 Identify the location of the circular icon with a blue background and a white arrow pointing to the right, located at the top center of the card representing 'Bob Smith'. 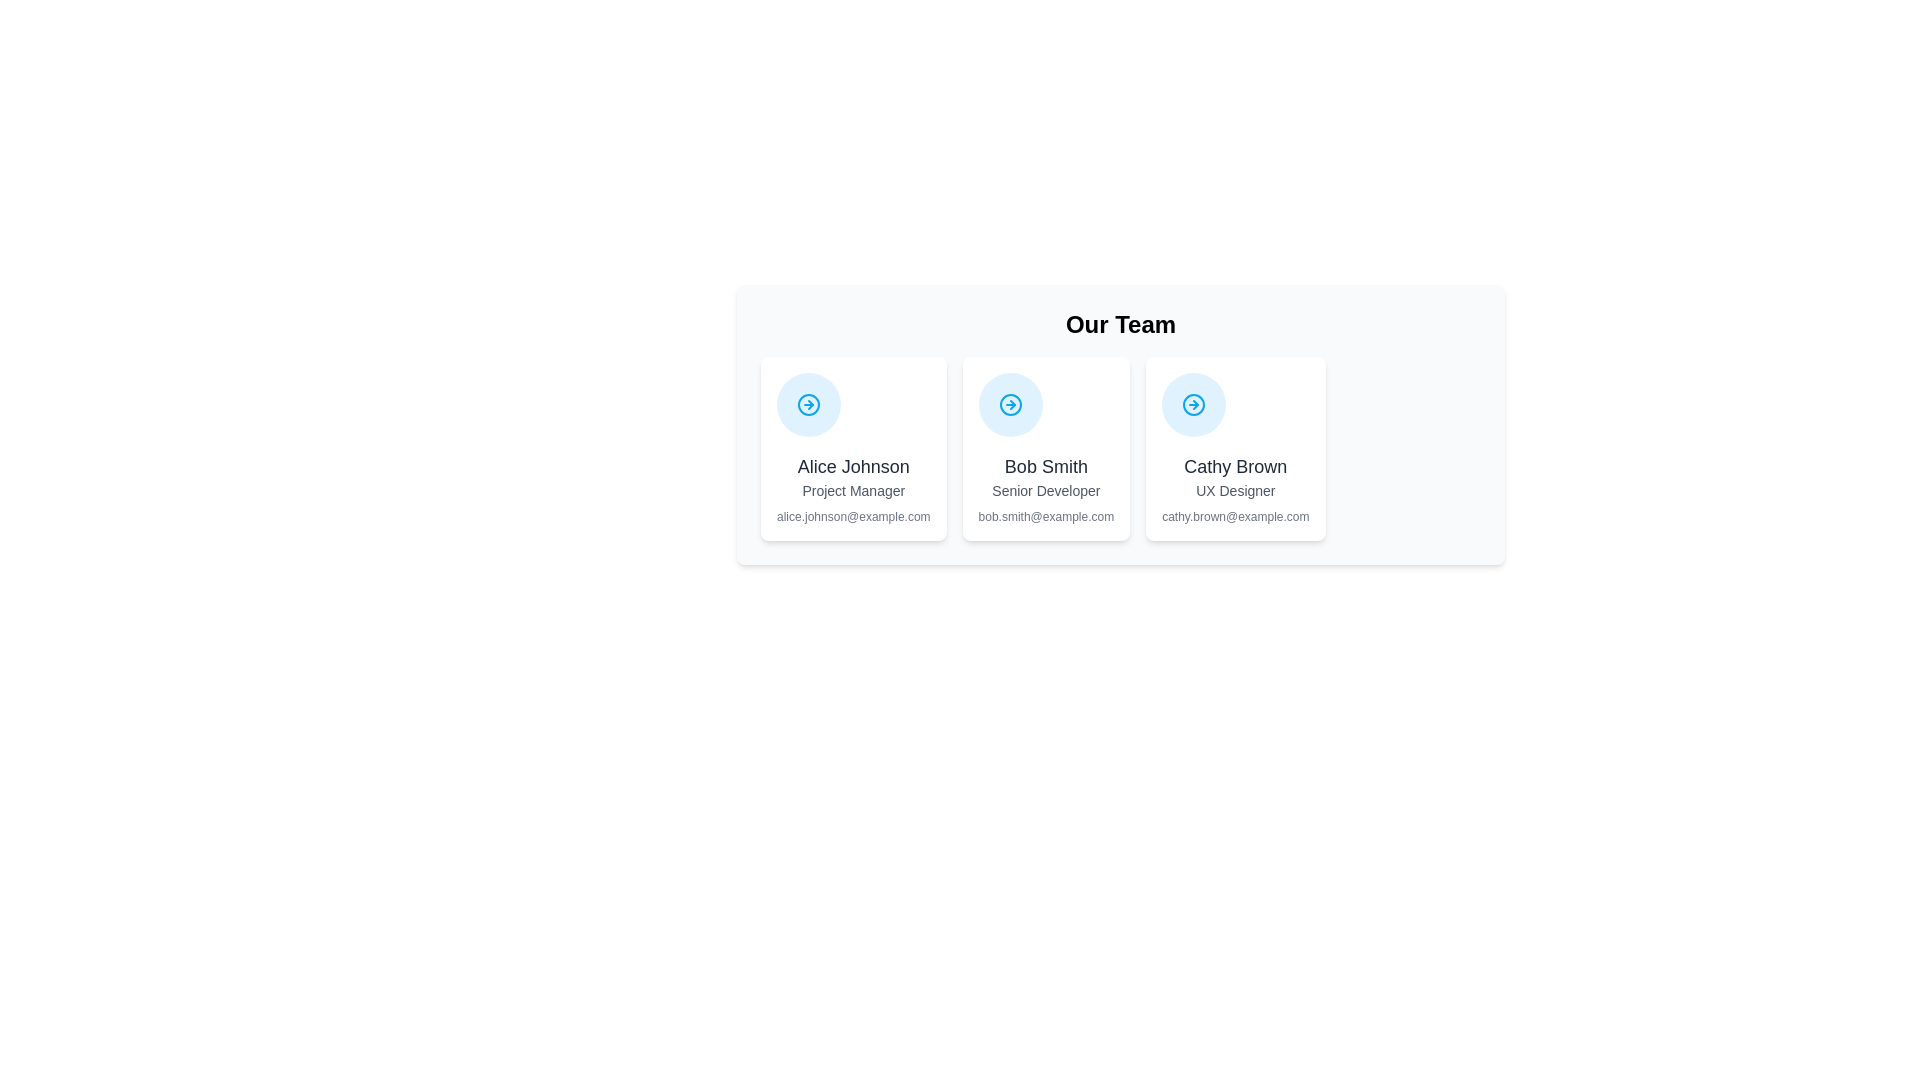
(1010, 405).